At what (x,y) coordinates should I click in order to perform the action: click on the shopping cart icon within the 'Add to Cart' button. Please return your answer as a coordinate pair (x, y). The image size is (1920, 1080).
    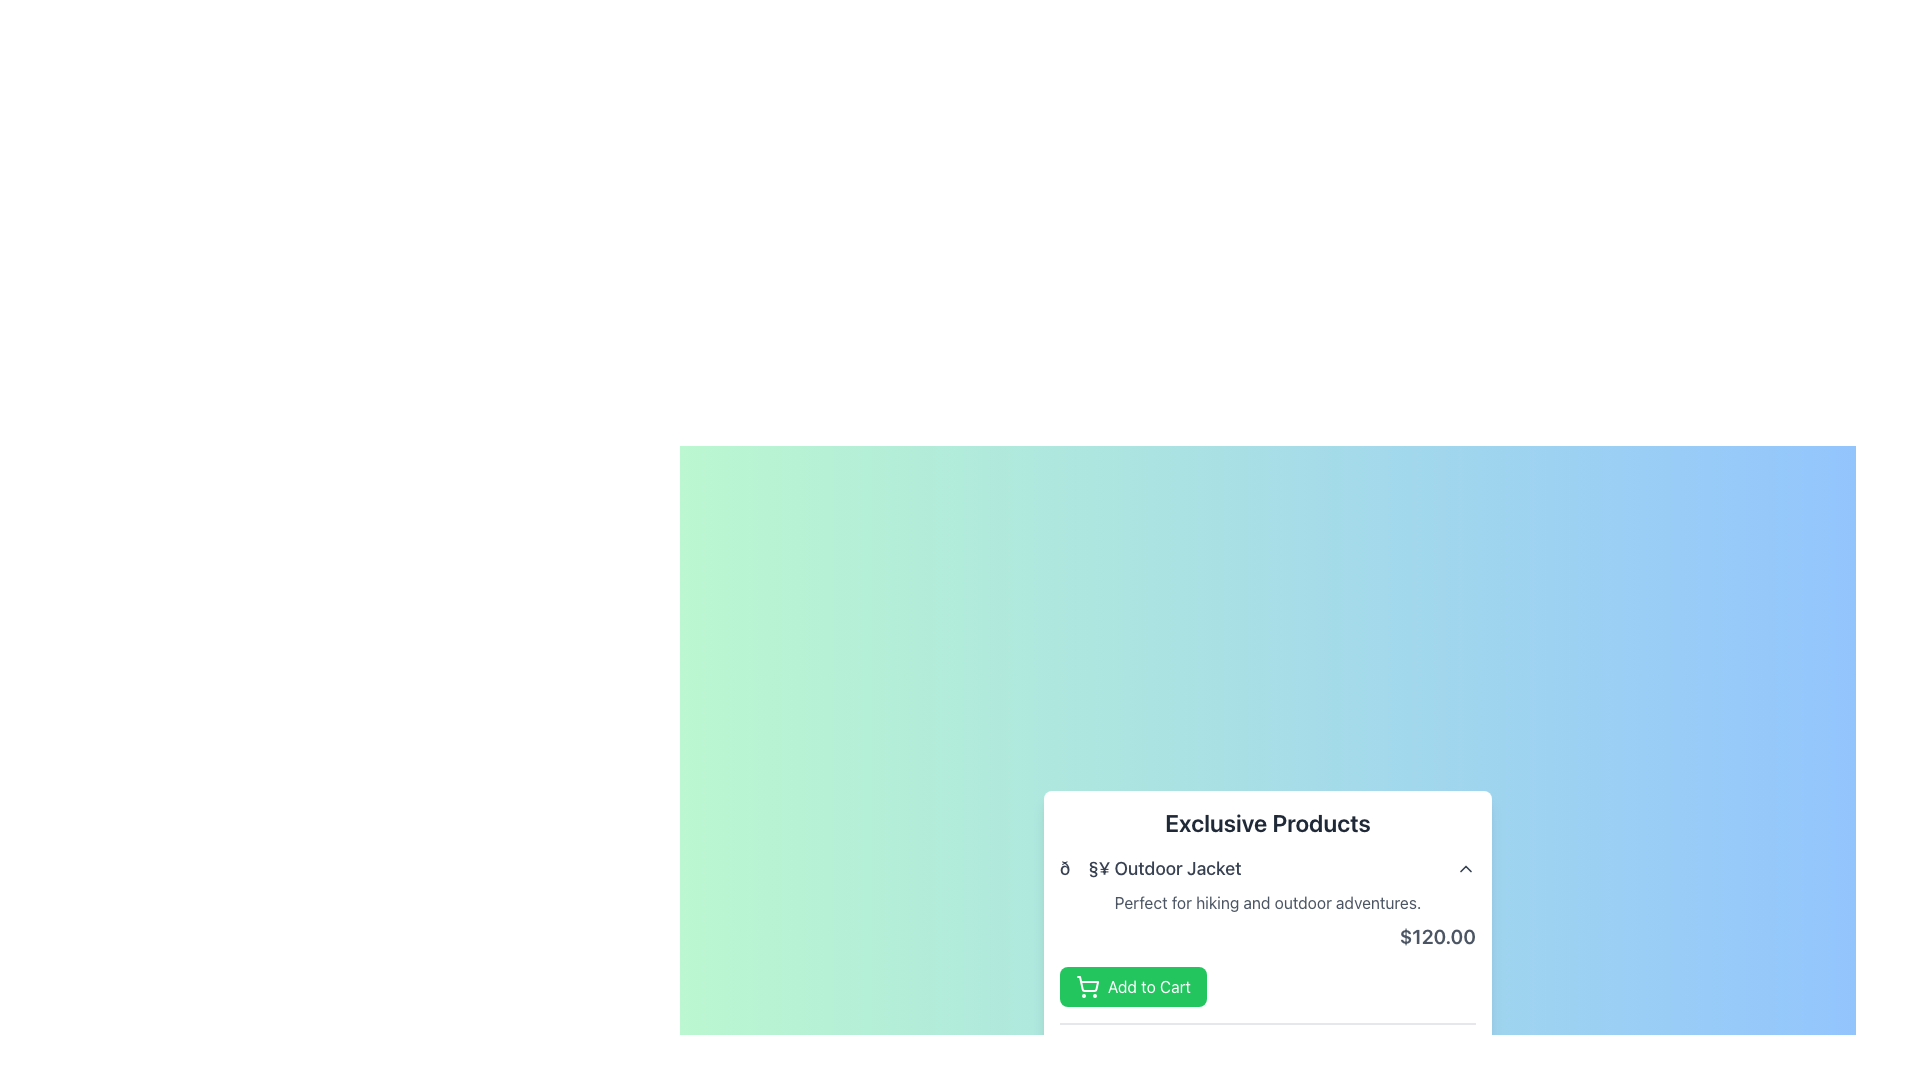
    Looking at the image, I should click on (1087, 982).